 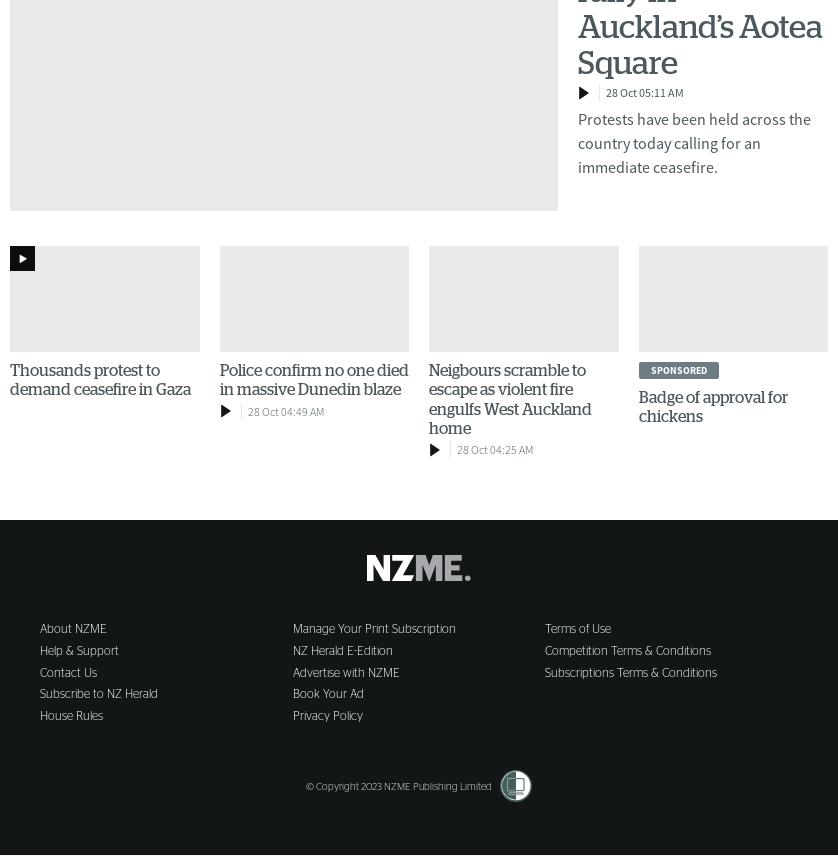 What do you see at coordinates (428, 398) in the screenshot?
I see `'Neigbours scramble to escape as violent fire engulfs West Auckland home'` at bounding box center [428, 398].